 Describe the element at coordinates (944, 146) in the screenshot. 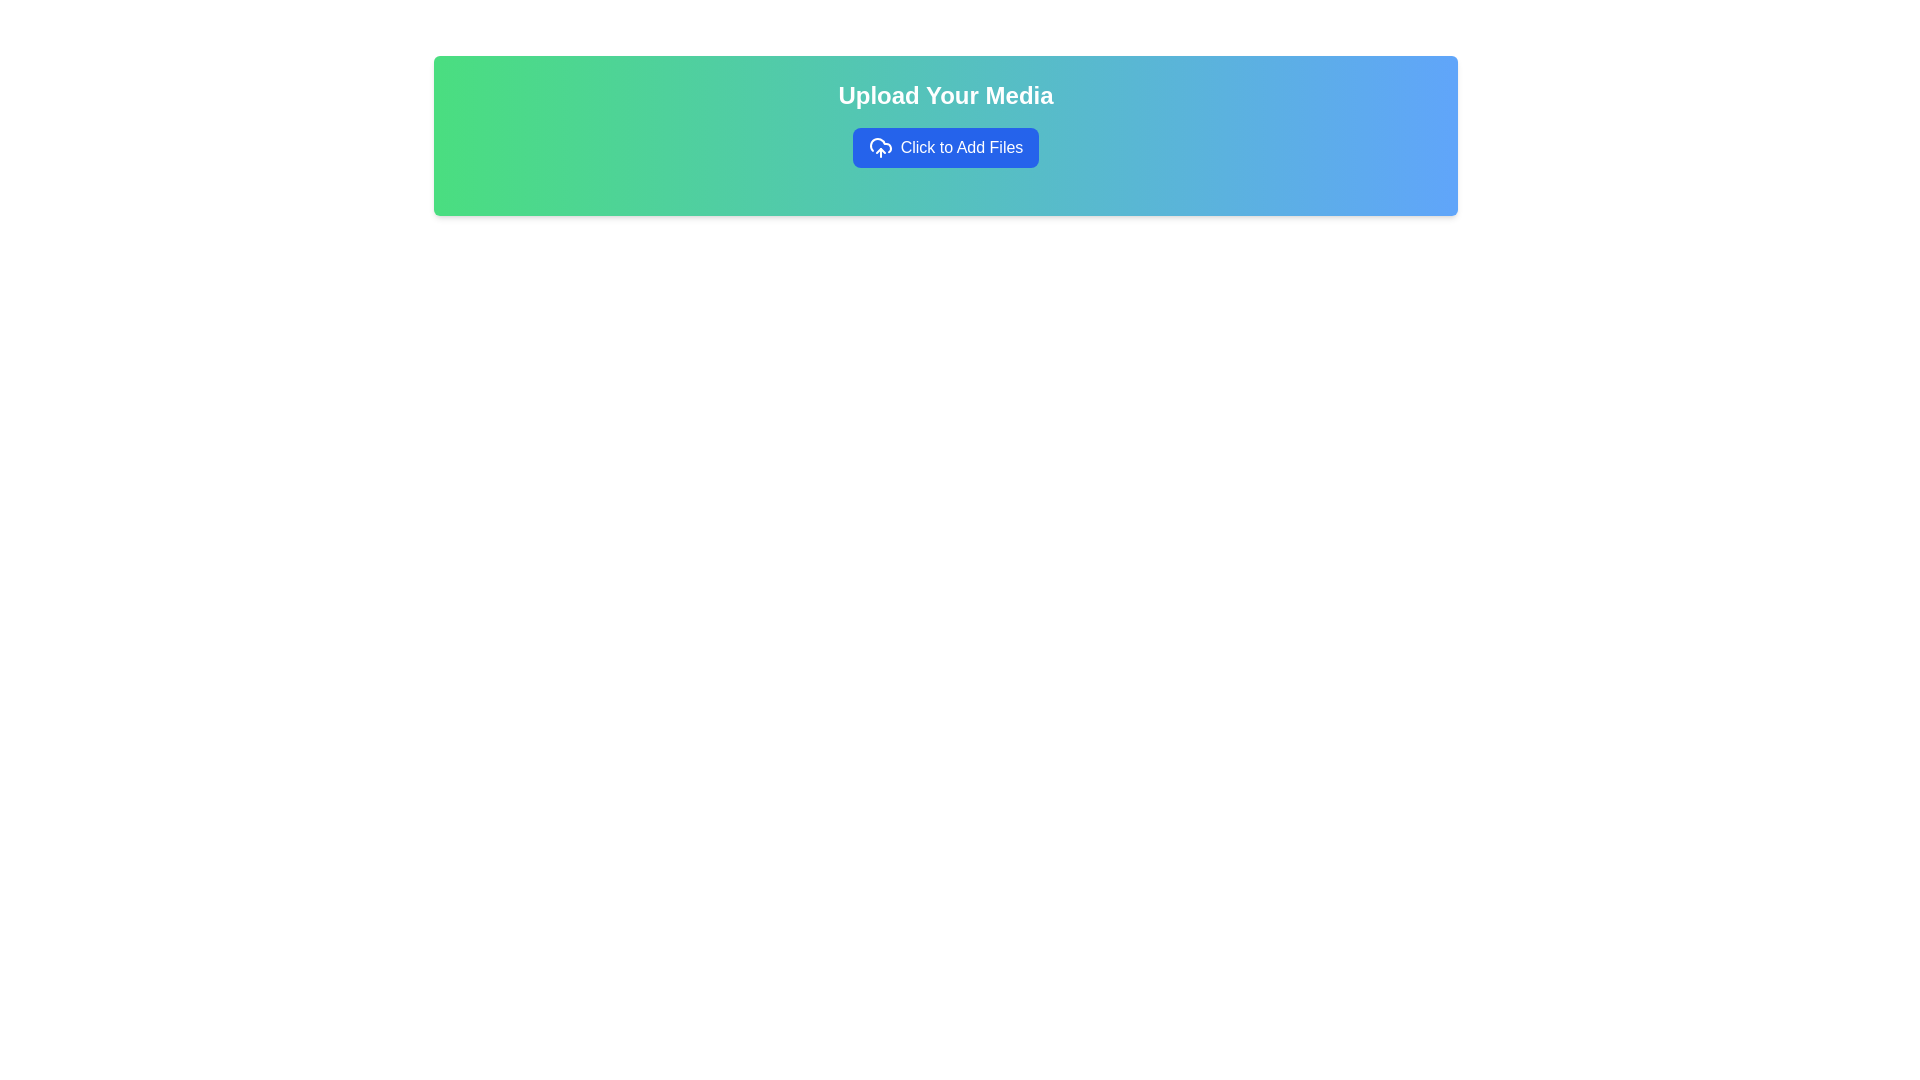

I see `the button used to initiate the process of adding files, positioned below the 'Upload Your Media' label` at that location.